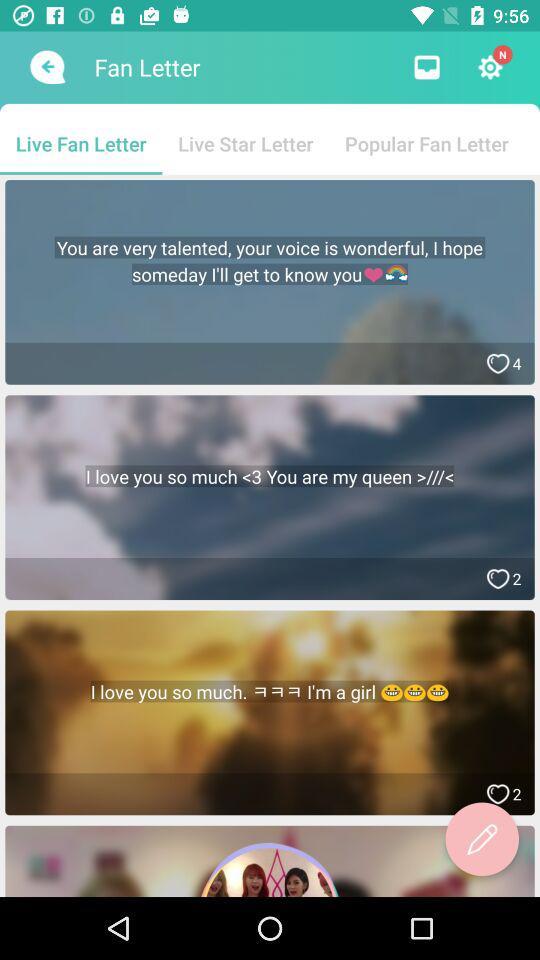 The width and height of the screenshot is (540, 960). Describe the element at coordinates (481, 839) in the screenshot. I see `icon below the i love you app` at that location.